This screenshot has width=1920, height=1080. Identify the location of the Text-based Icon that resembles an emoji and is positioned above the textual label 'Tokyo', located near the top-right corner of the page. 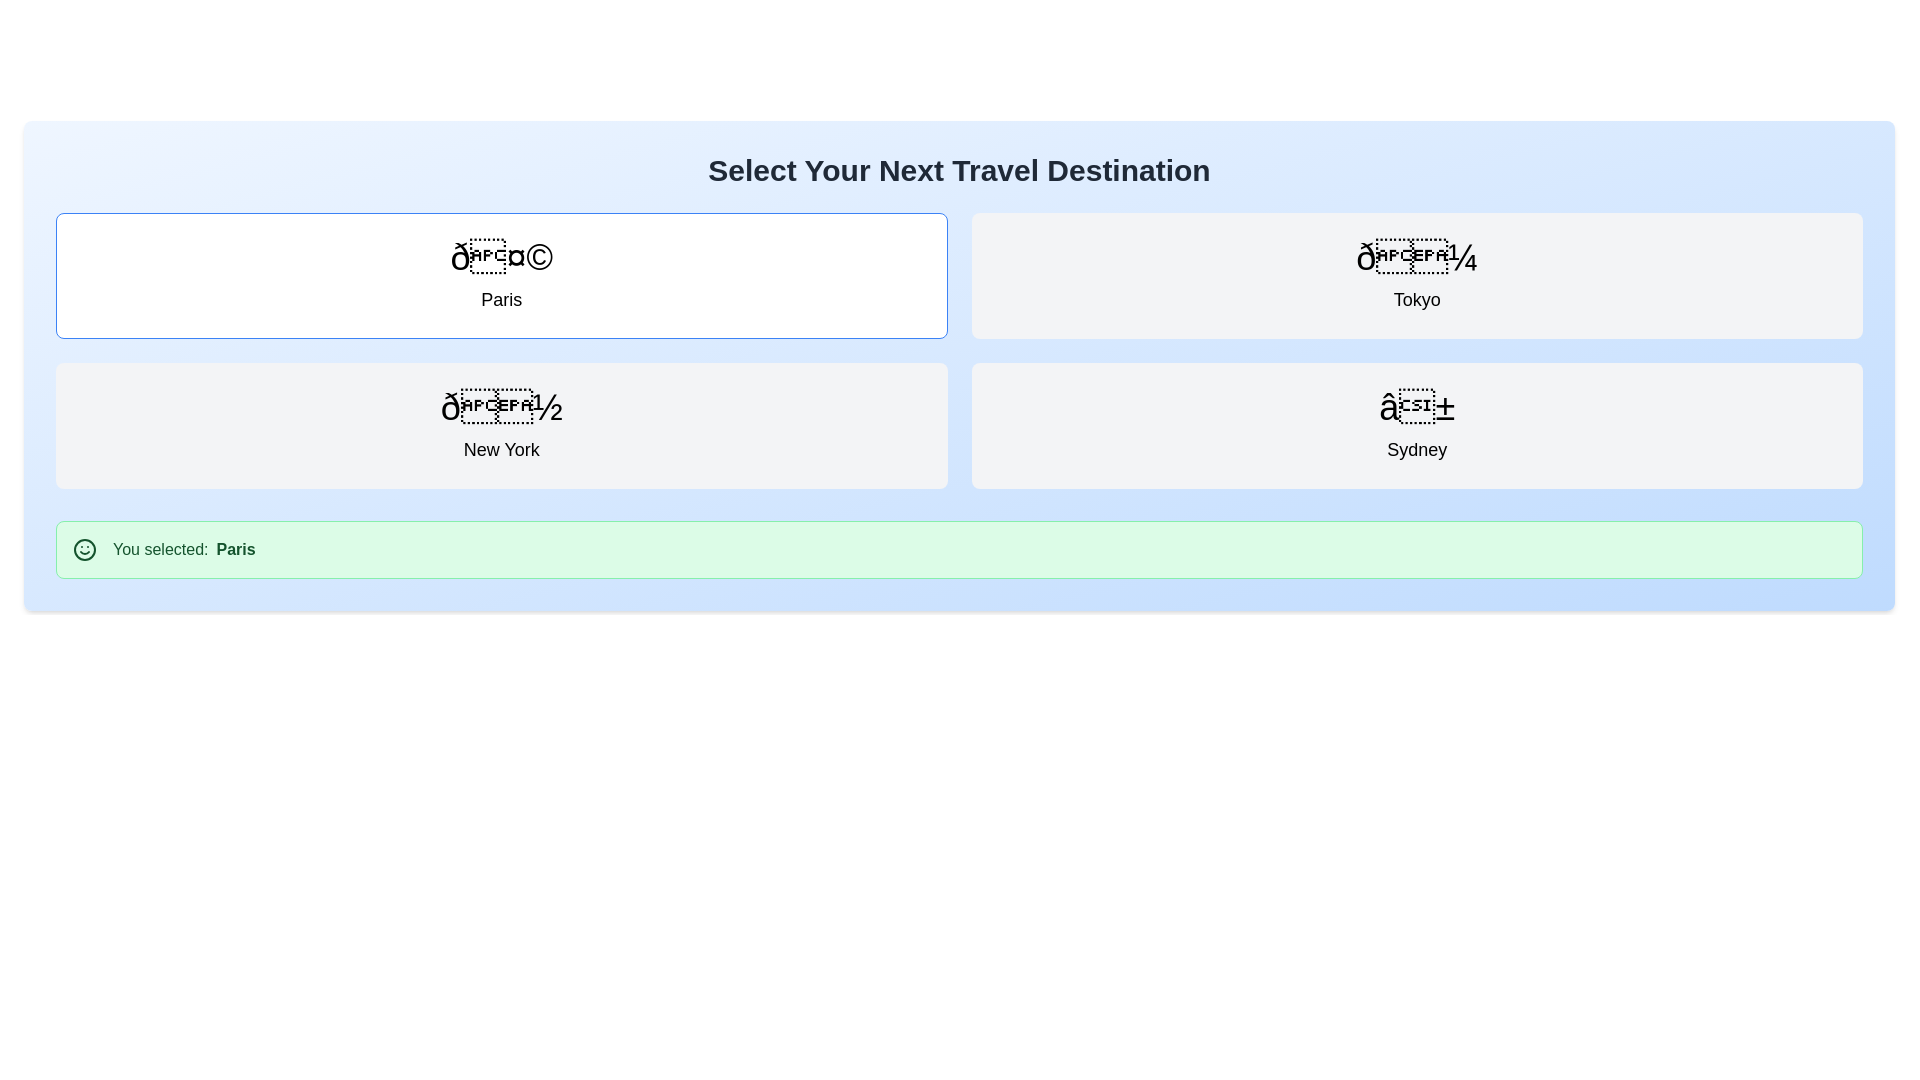
(1416, 257).